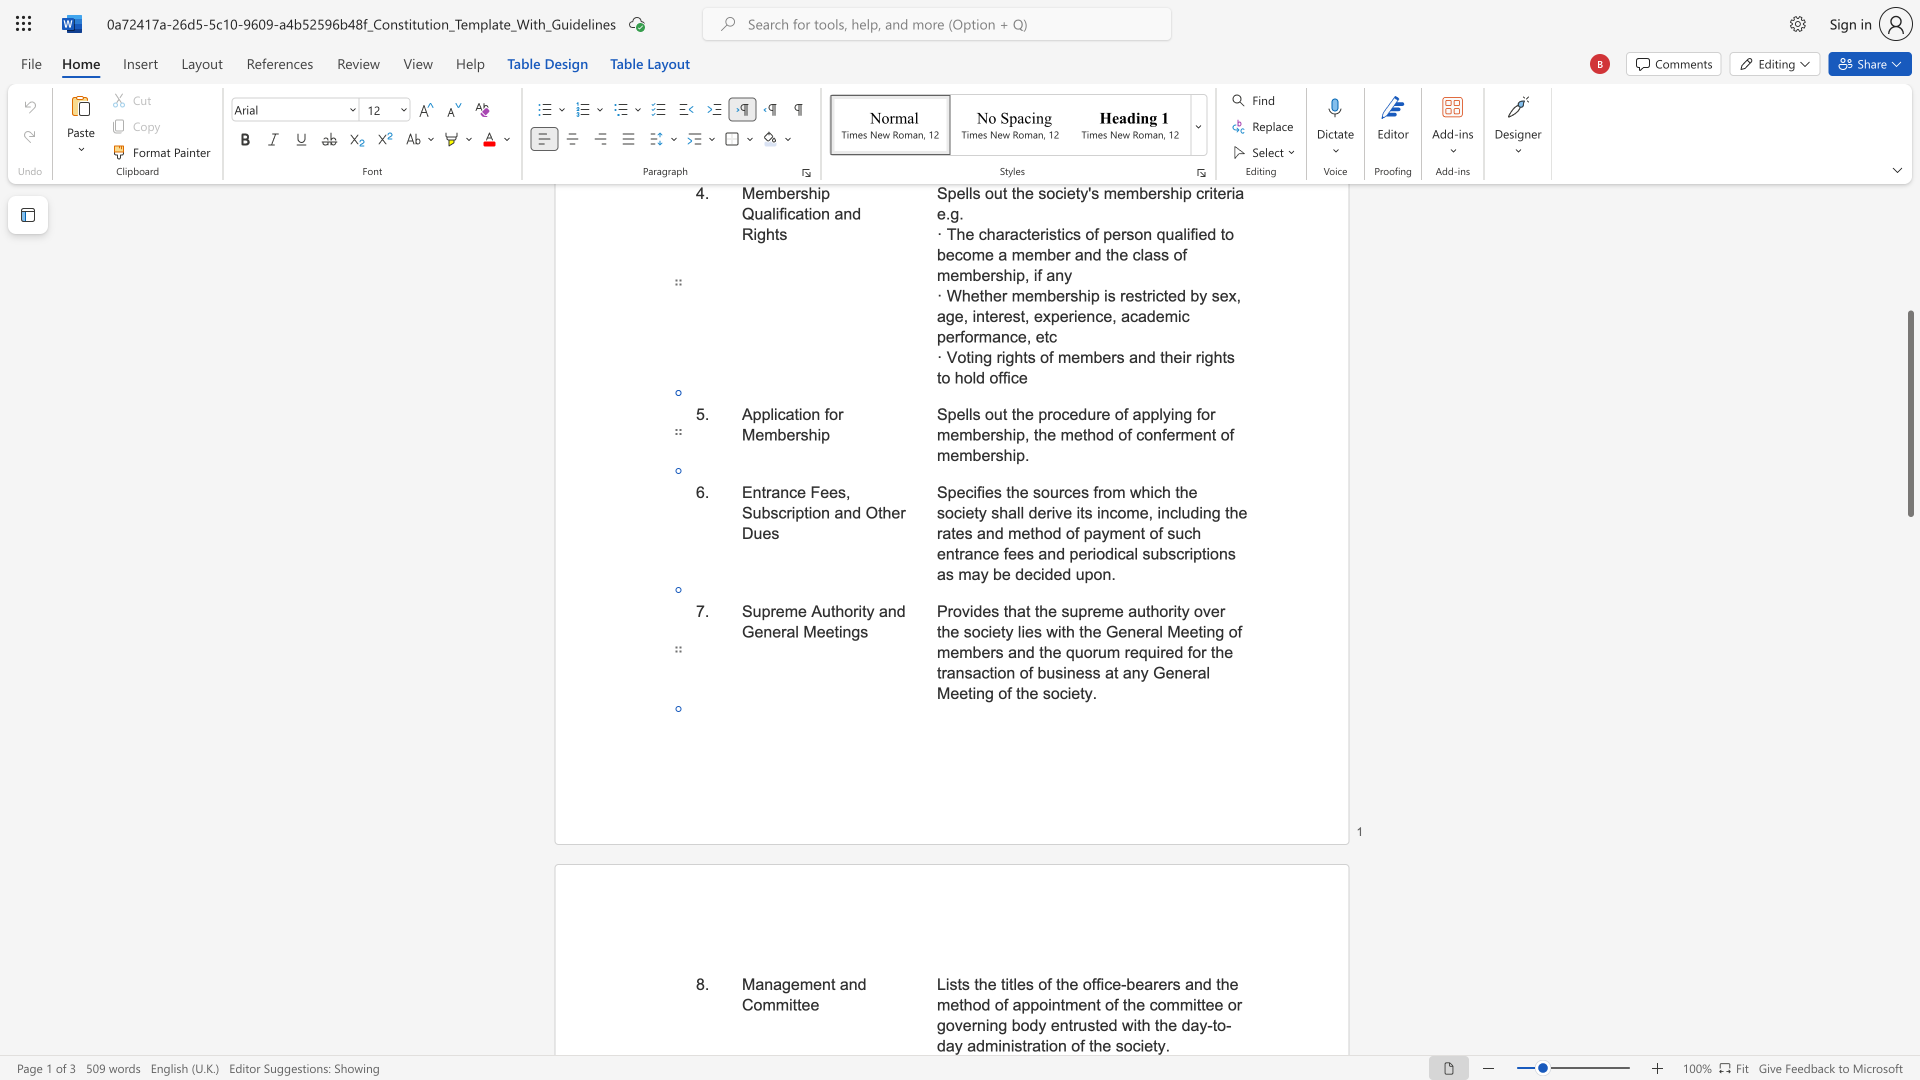  Describe the element at coordinates (1029, 1044) in the screenshot. I see `the 6th character "r" in the text` at that location.